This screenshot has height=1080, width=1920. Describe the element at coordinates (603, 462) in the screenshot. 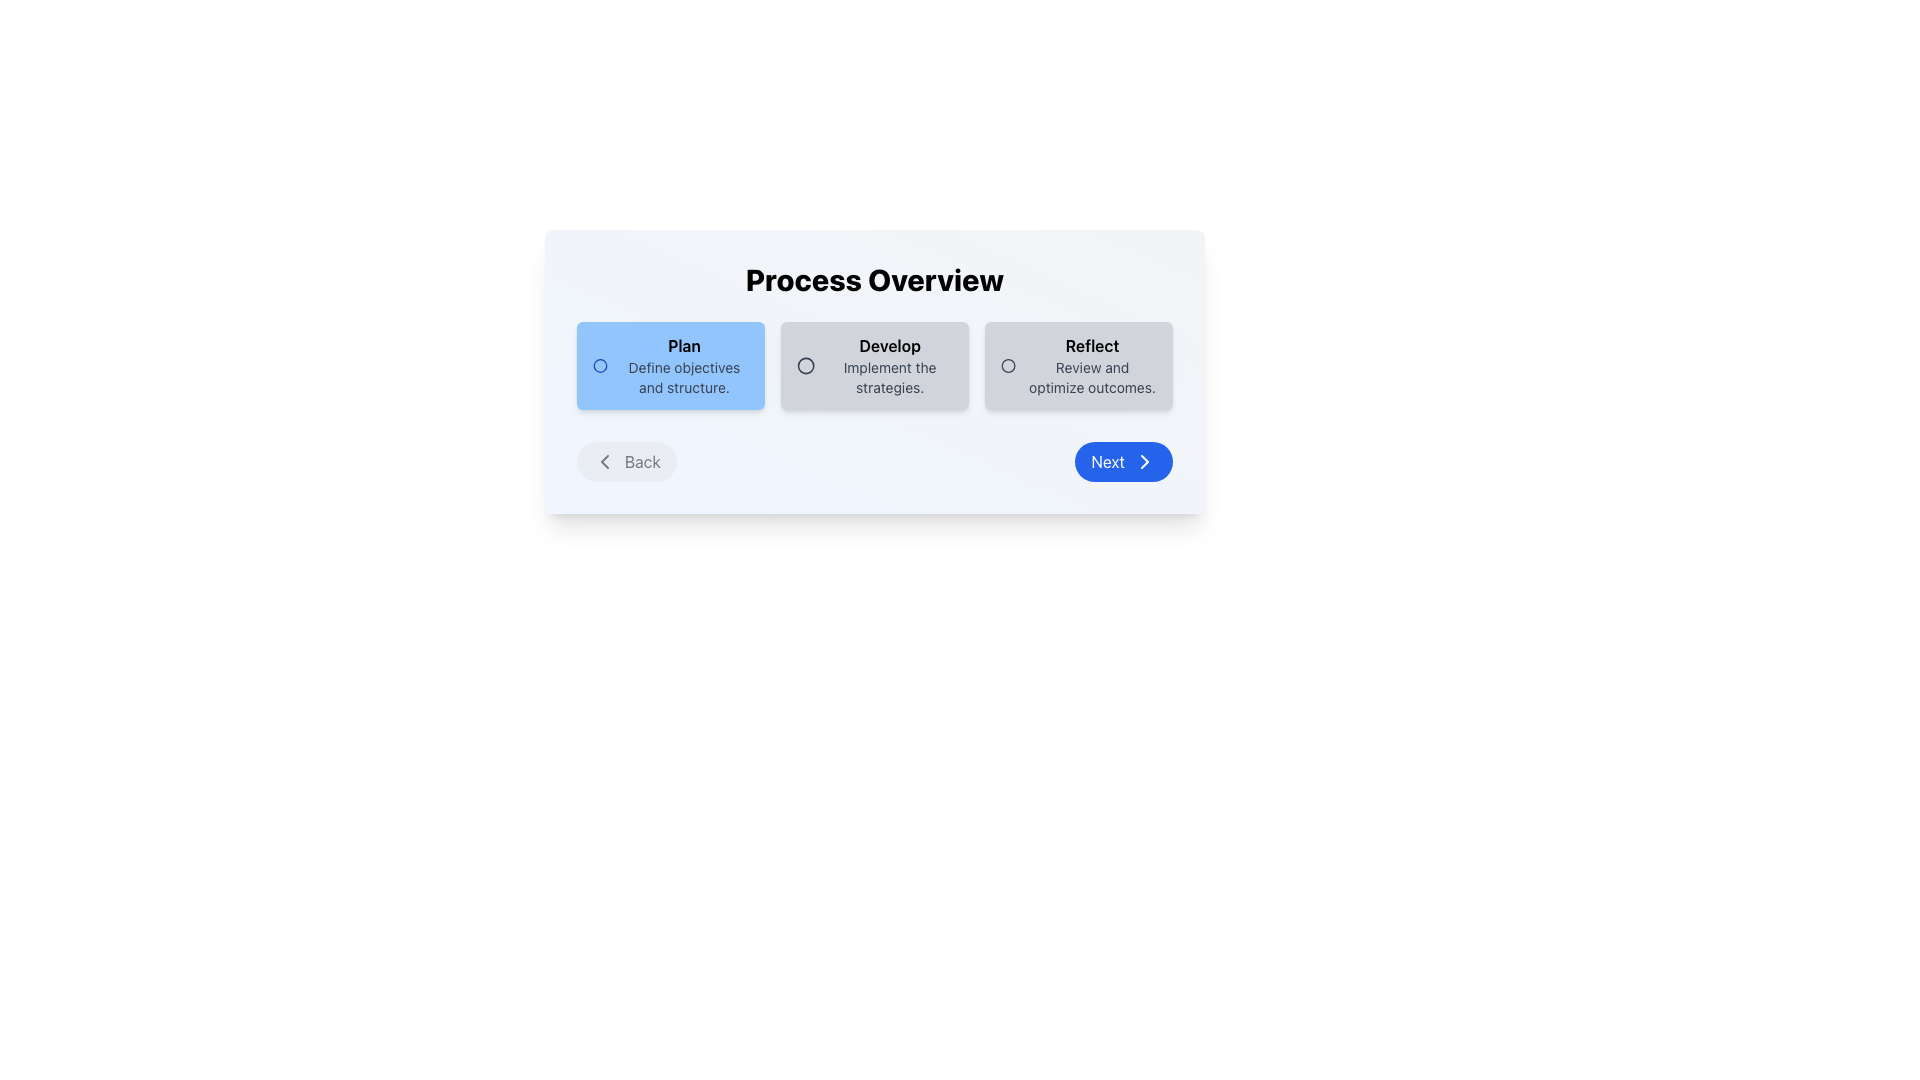

I see `the left-pointing chevron icon located to the left of the 'Back' button within the 'Process Overview' panel` at that location.